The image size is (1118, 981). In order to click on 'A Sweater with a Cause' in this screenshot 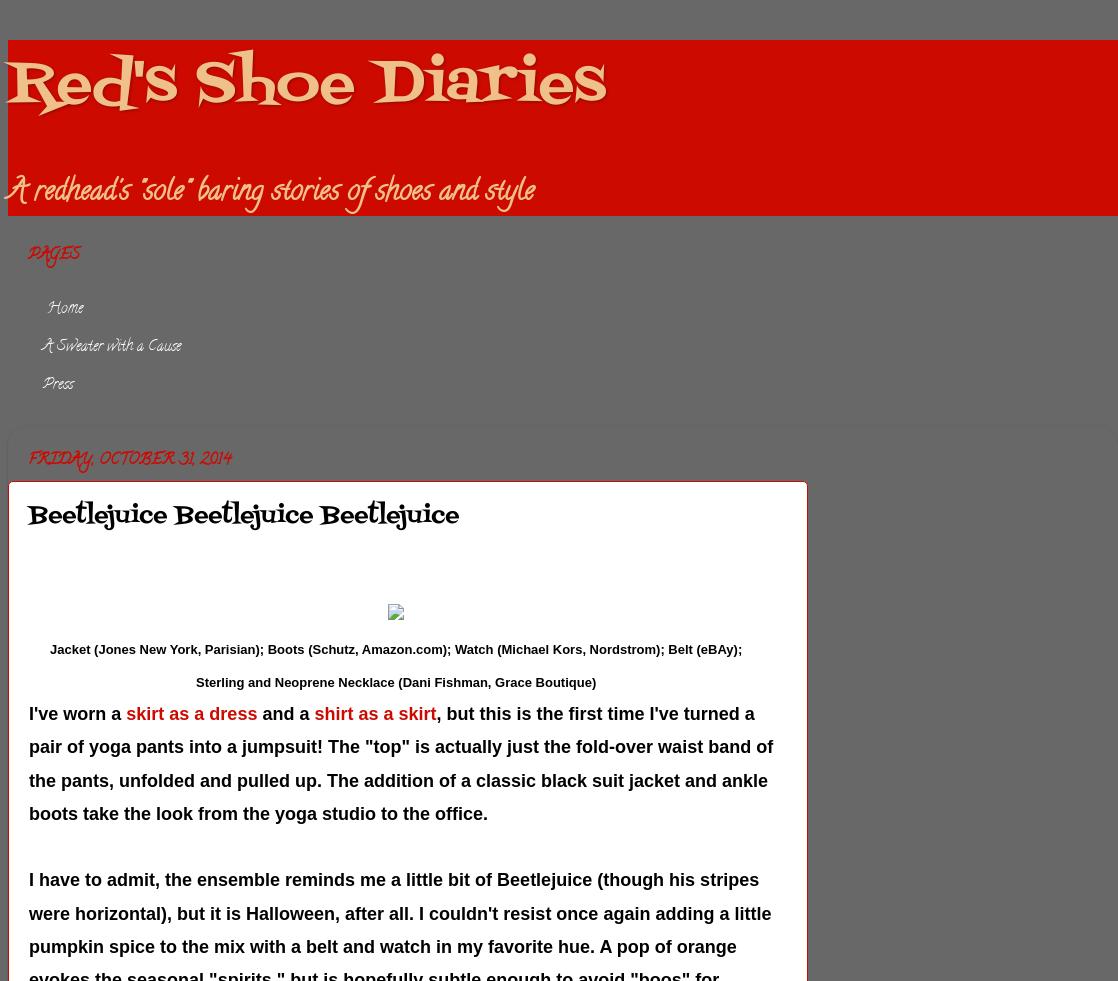, I will do `click(112, 345)`.